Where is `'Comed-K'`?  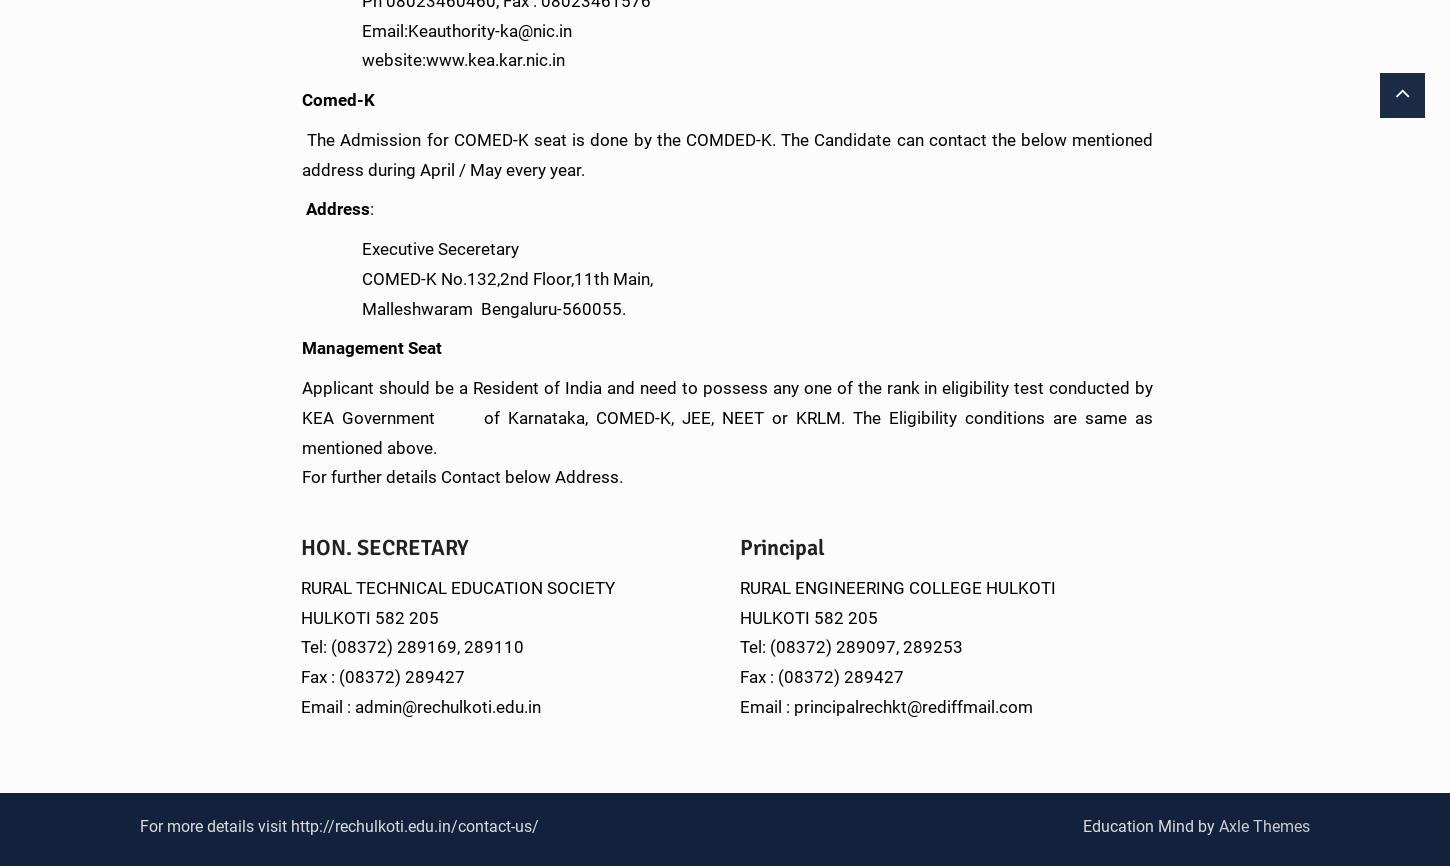
'Comed-K' is located at coordinates (302, 100).